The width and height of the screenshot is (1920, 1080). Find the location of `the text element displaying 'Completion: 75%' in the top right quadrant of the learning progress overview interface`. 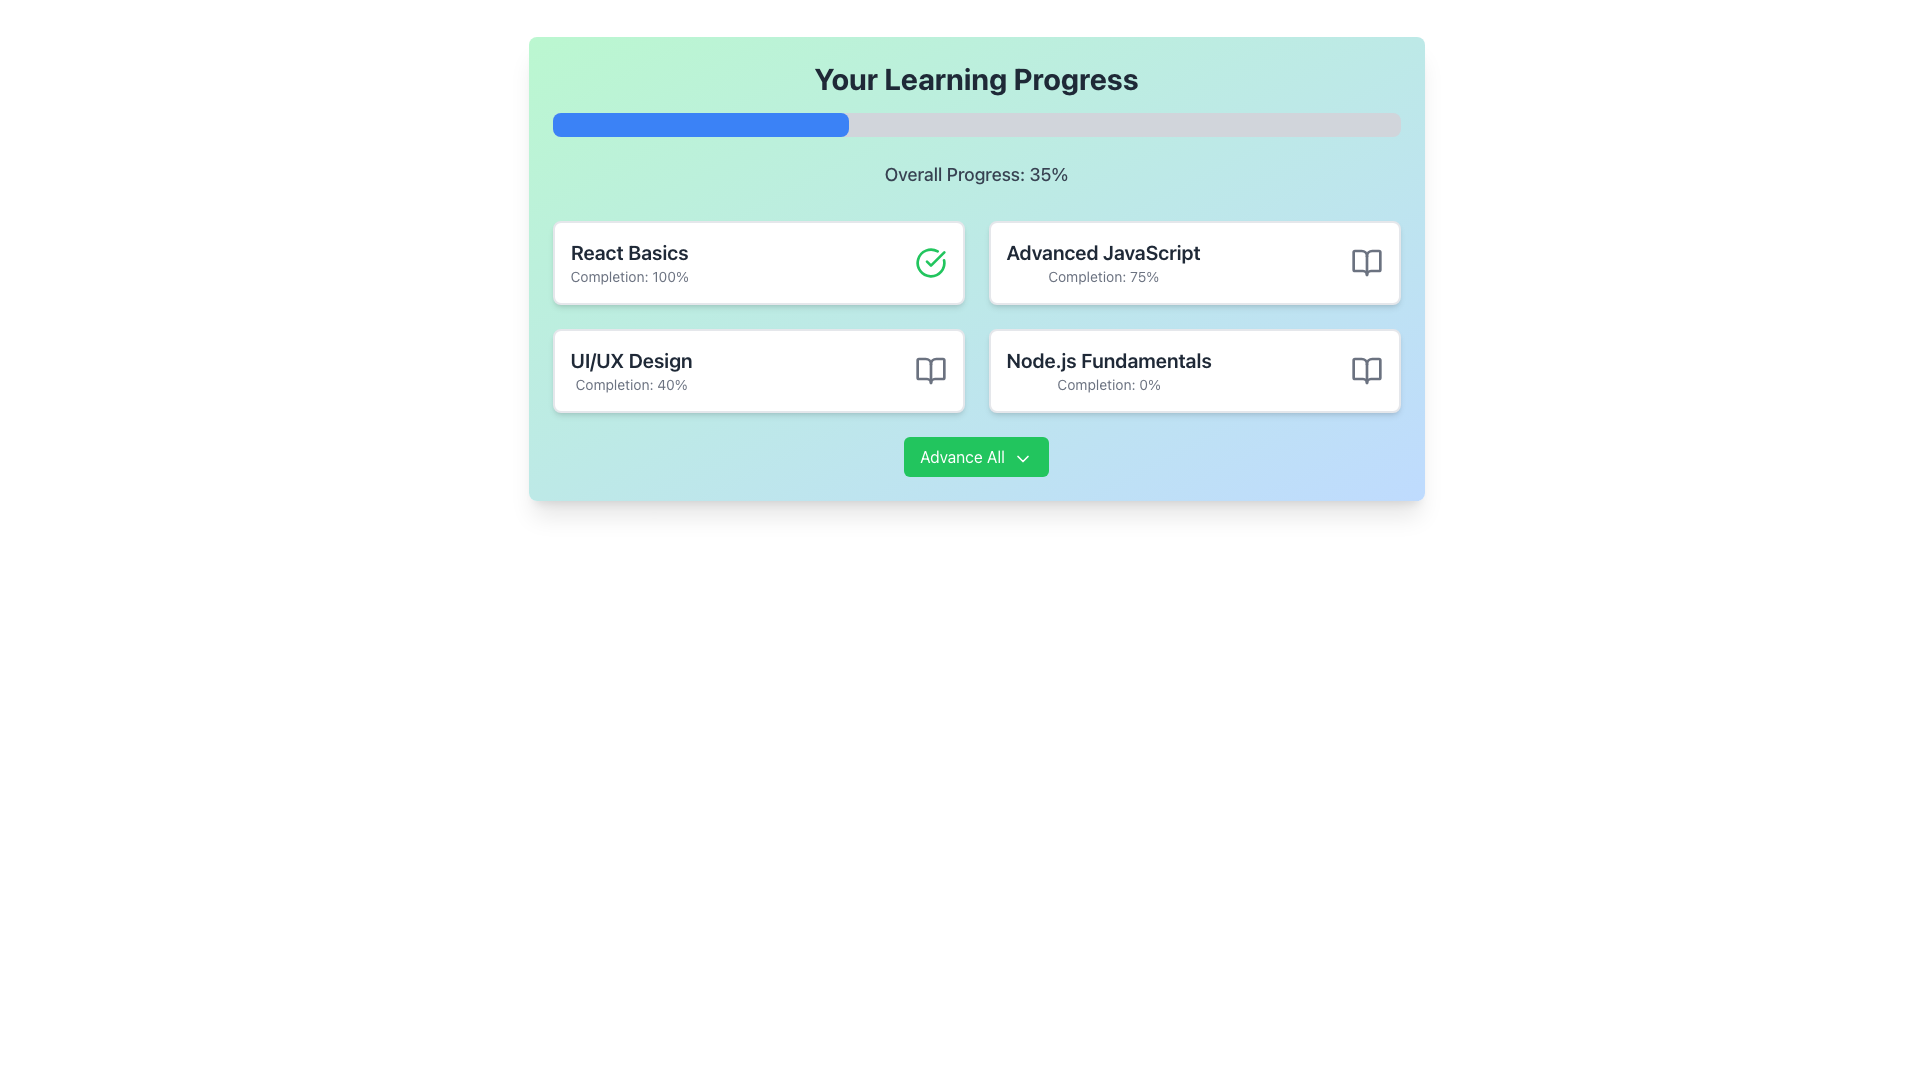

the text element displaying 'Completion: 75%' in the top right quadrant of the learning progress overview interface is located at coordinates (1102, 252).